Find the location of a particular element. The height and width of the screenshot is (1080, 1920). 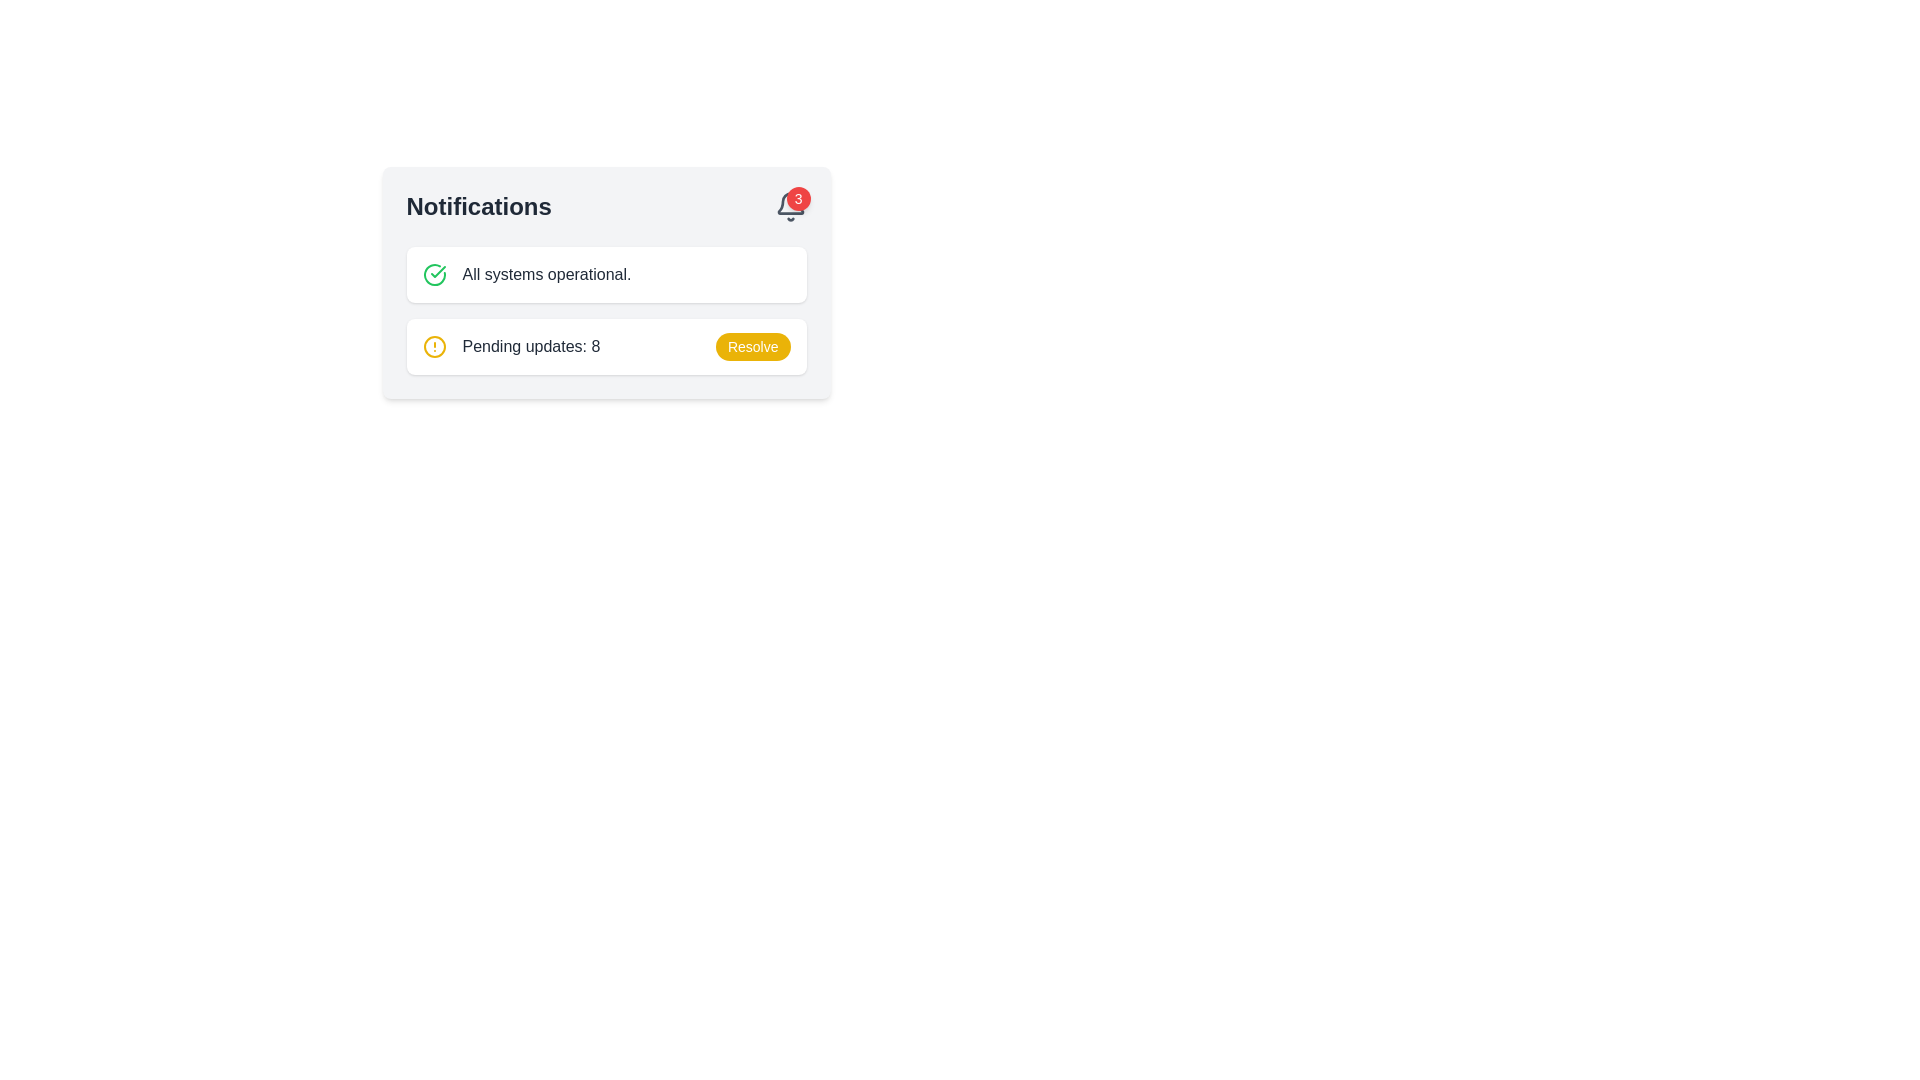

the circular yellow icon located to the left of the text 'Pending updates: 8' is located at coordinates (433, 346).